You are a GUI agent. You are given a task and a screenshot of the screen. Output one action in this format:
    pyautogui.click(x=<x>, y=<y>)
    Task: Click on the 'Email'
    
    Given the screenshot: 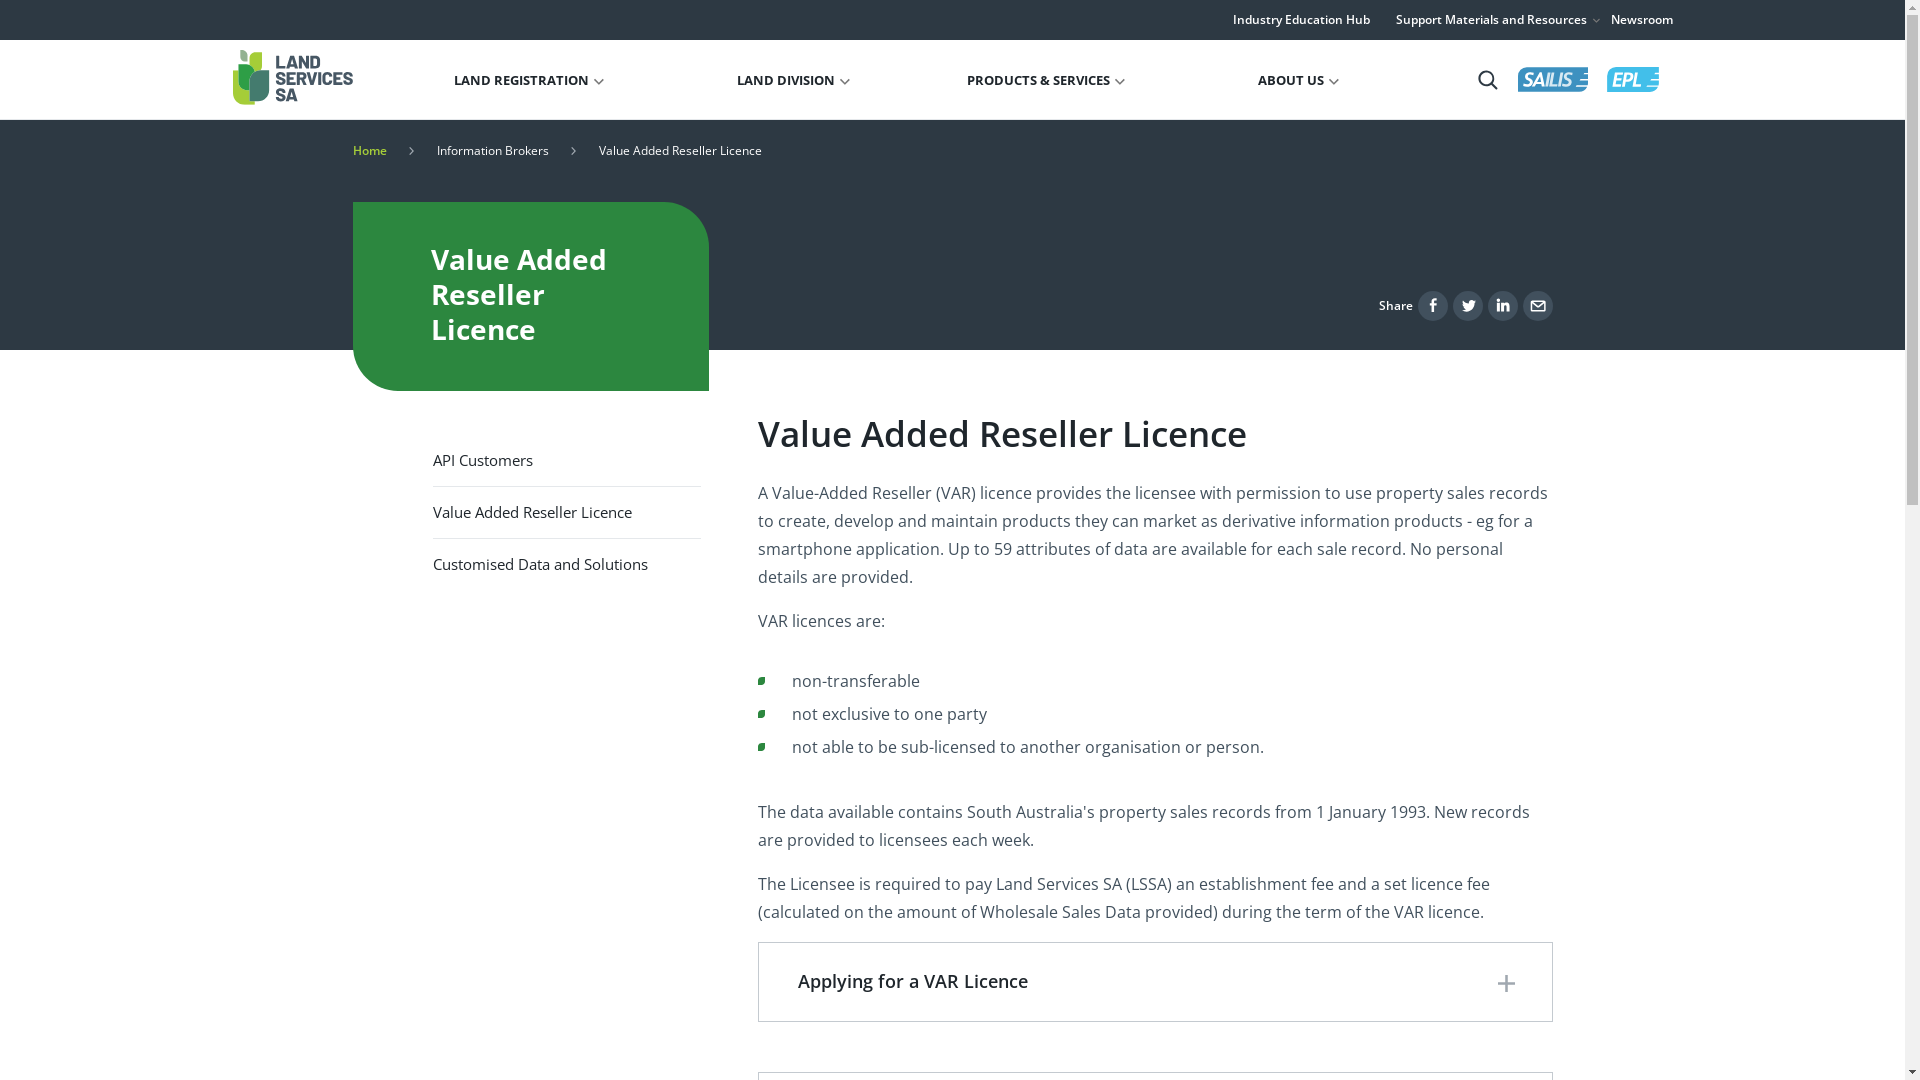 What is the action you would take?
    pyautogui.click(x=1535, y=305)
    